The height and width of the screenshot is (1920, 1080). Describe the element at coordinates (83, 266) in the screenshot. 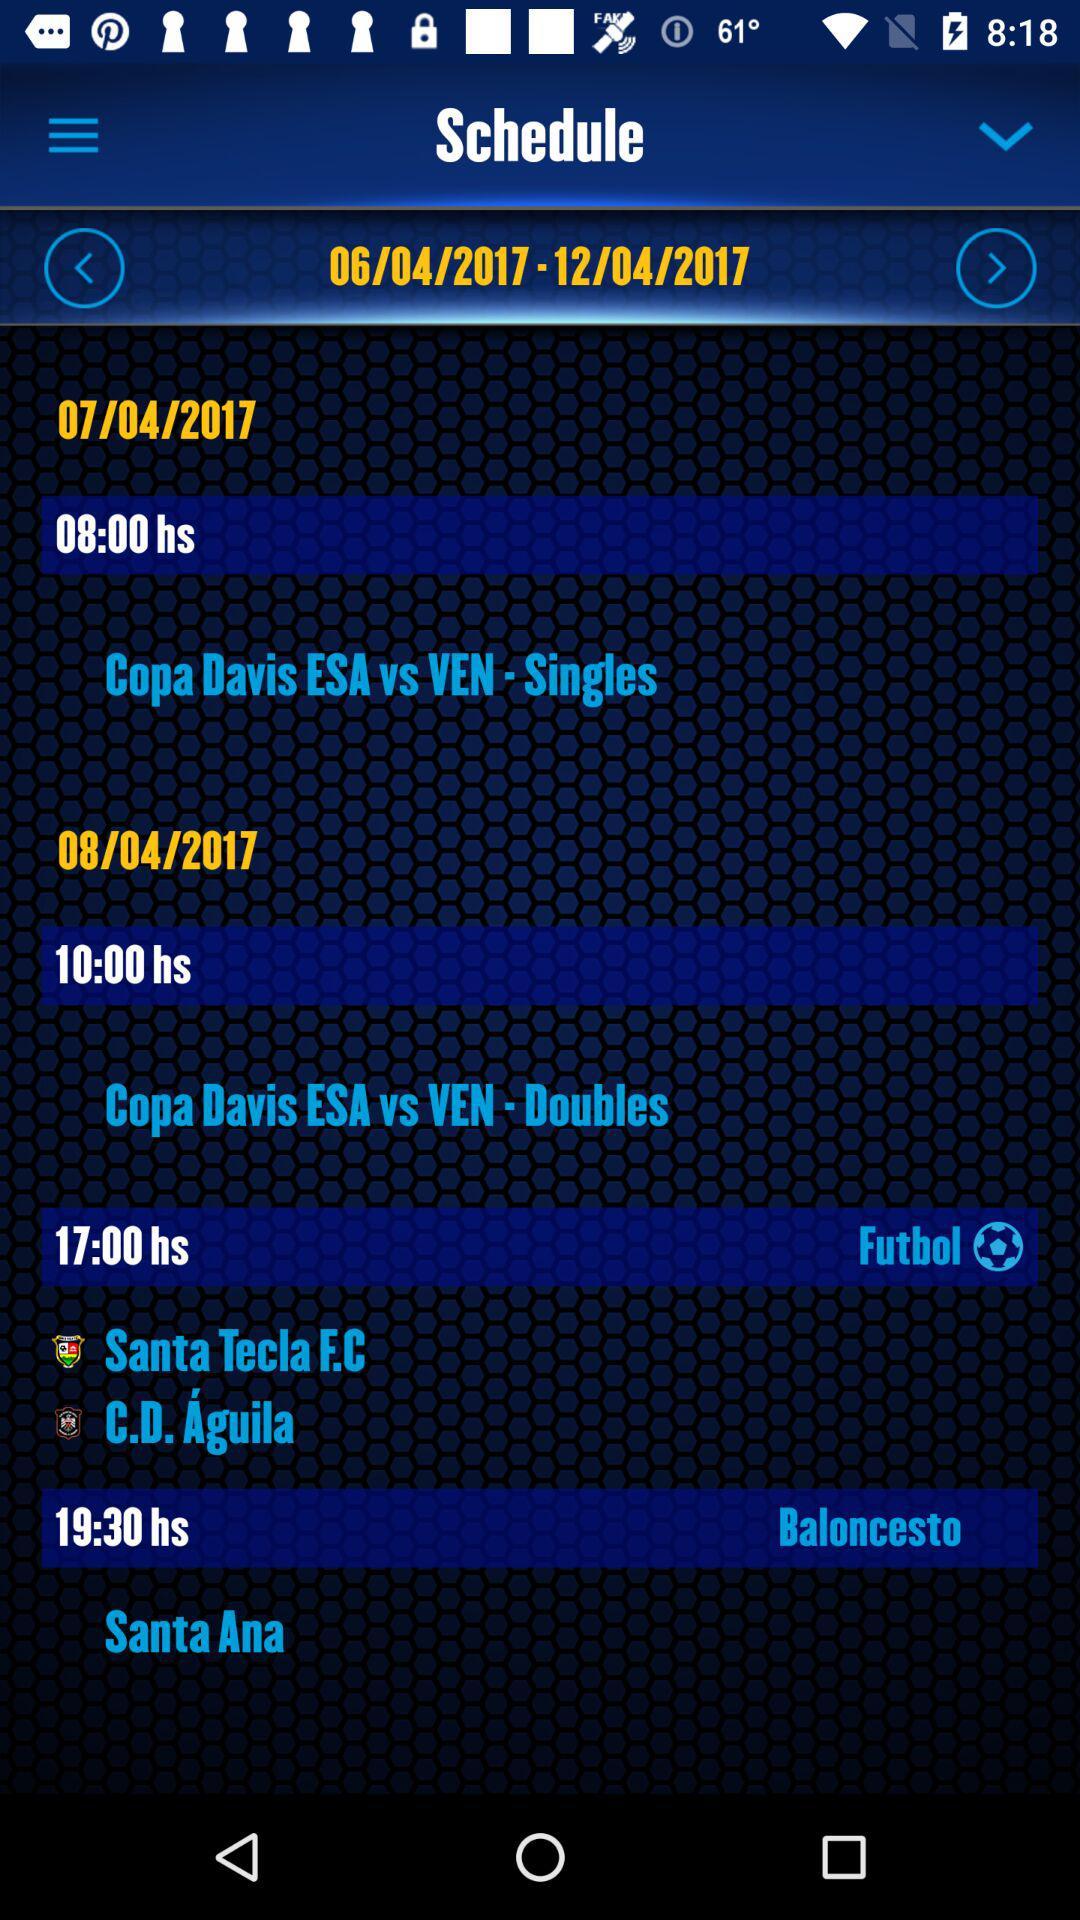

I see `the arrow_backward icon` at that location.